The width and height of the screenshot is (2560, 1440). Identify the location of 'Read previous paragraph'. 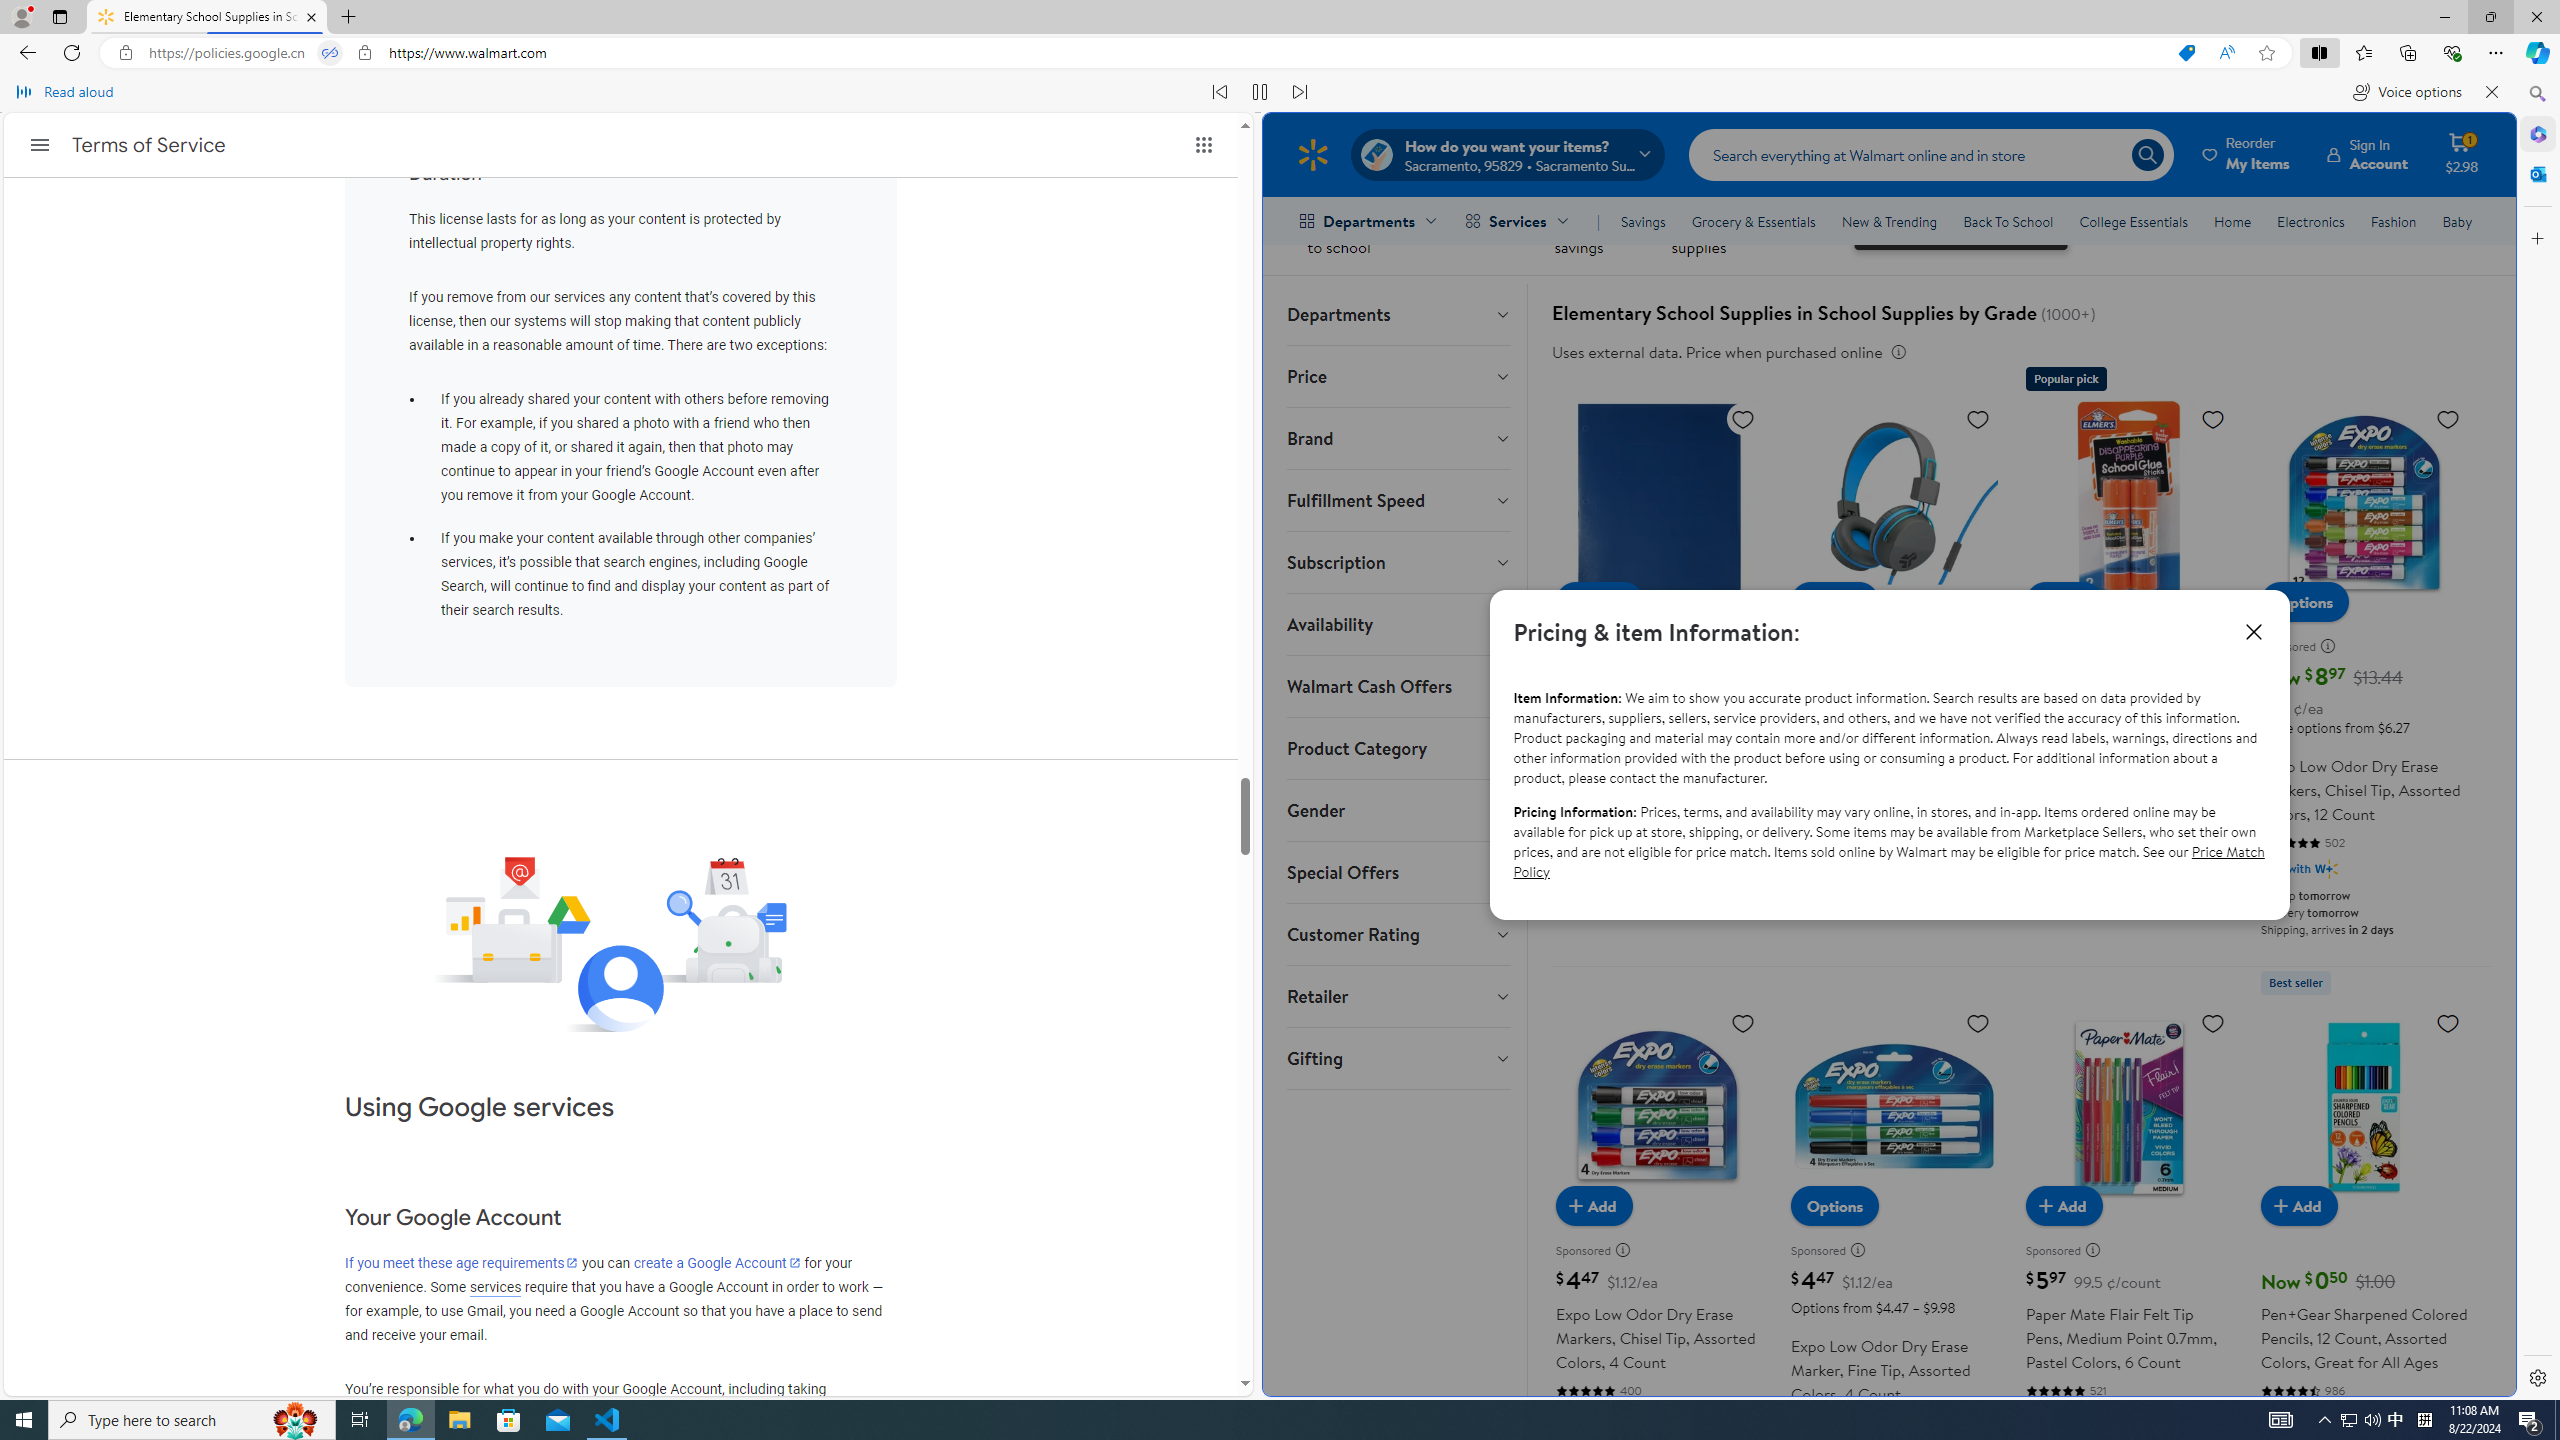
(1218, 91).